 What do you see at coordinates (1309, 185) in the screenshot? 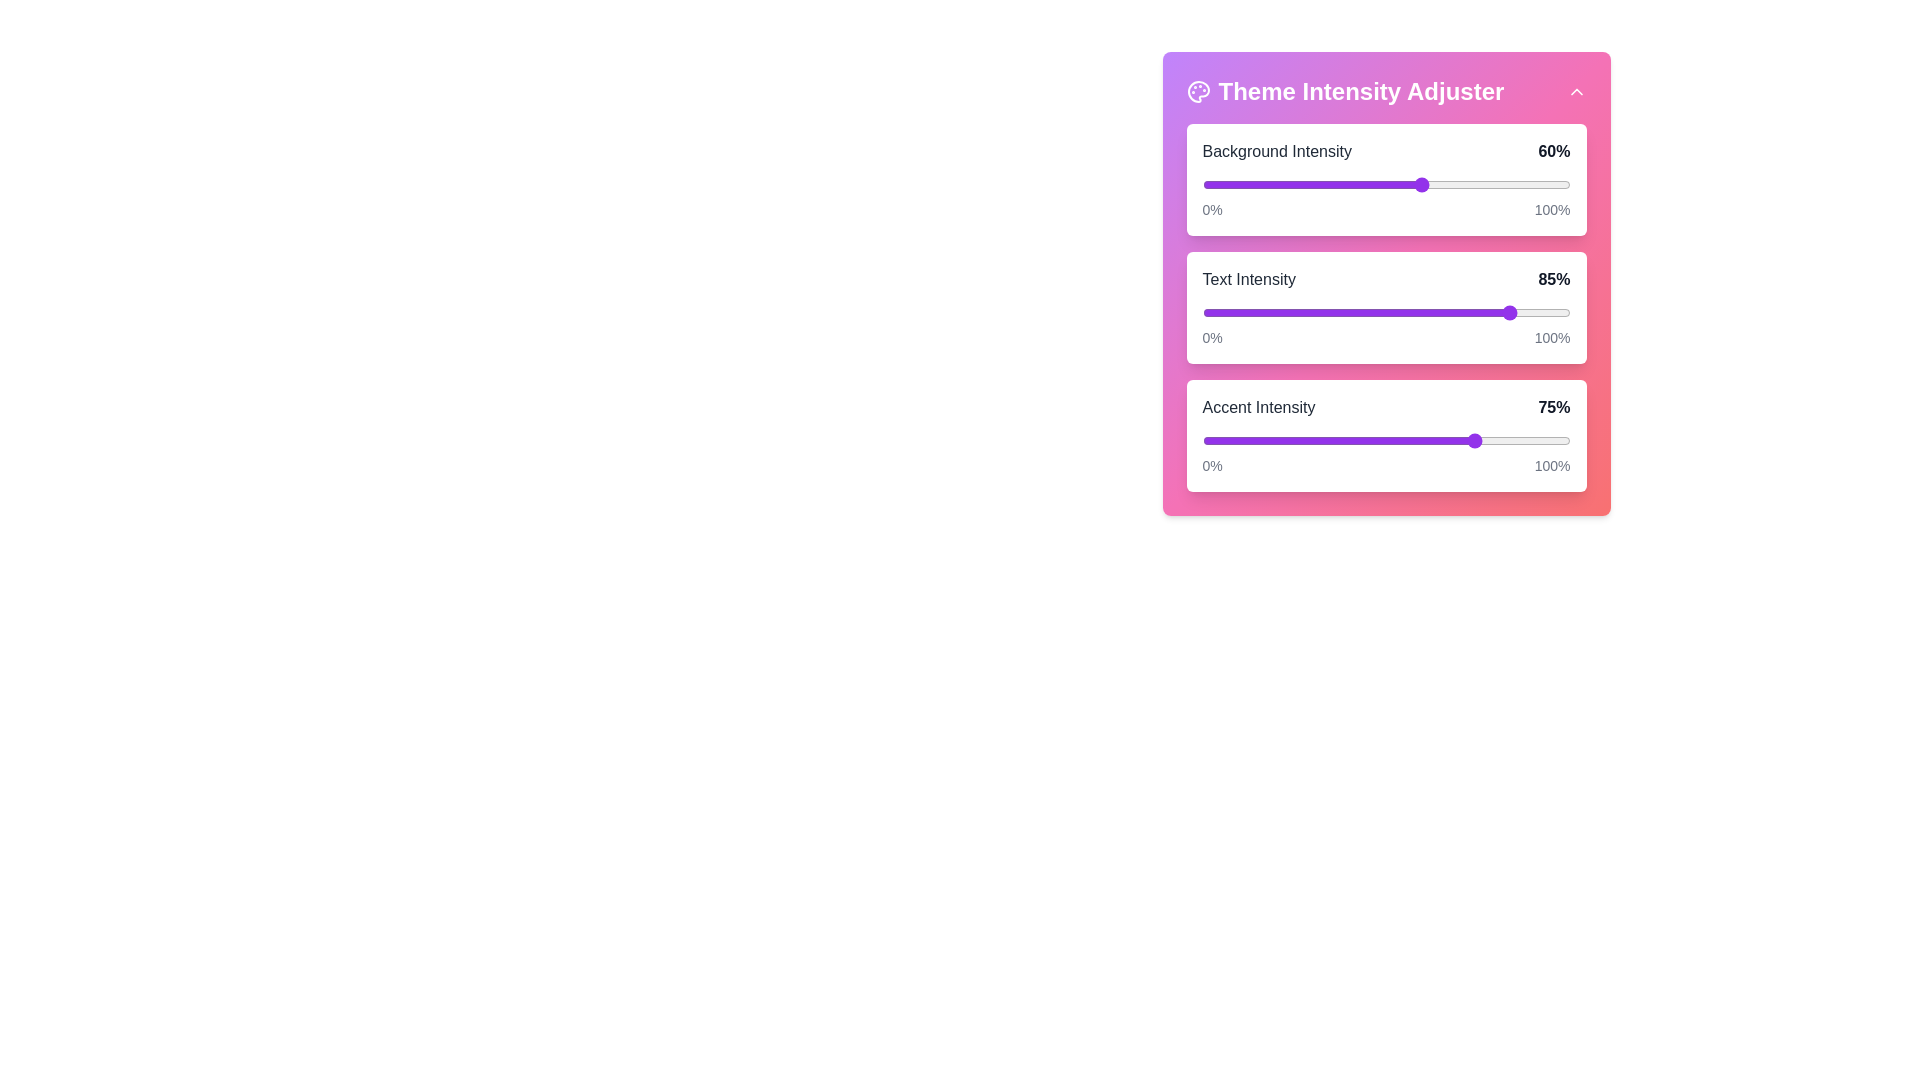
I see `the background intensity` at bounding box center [1309, 185].